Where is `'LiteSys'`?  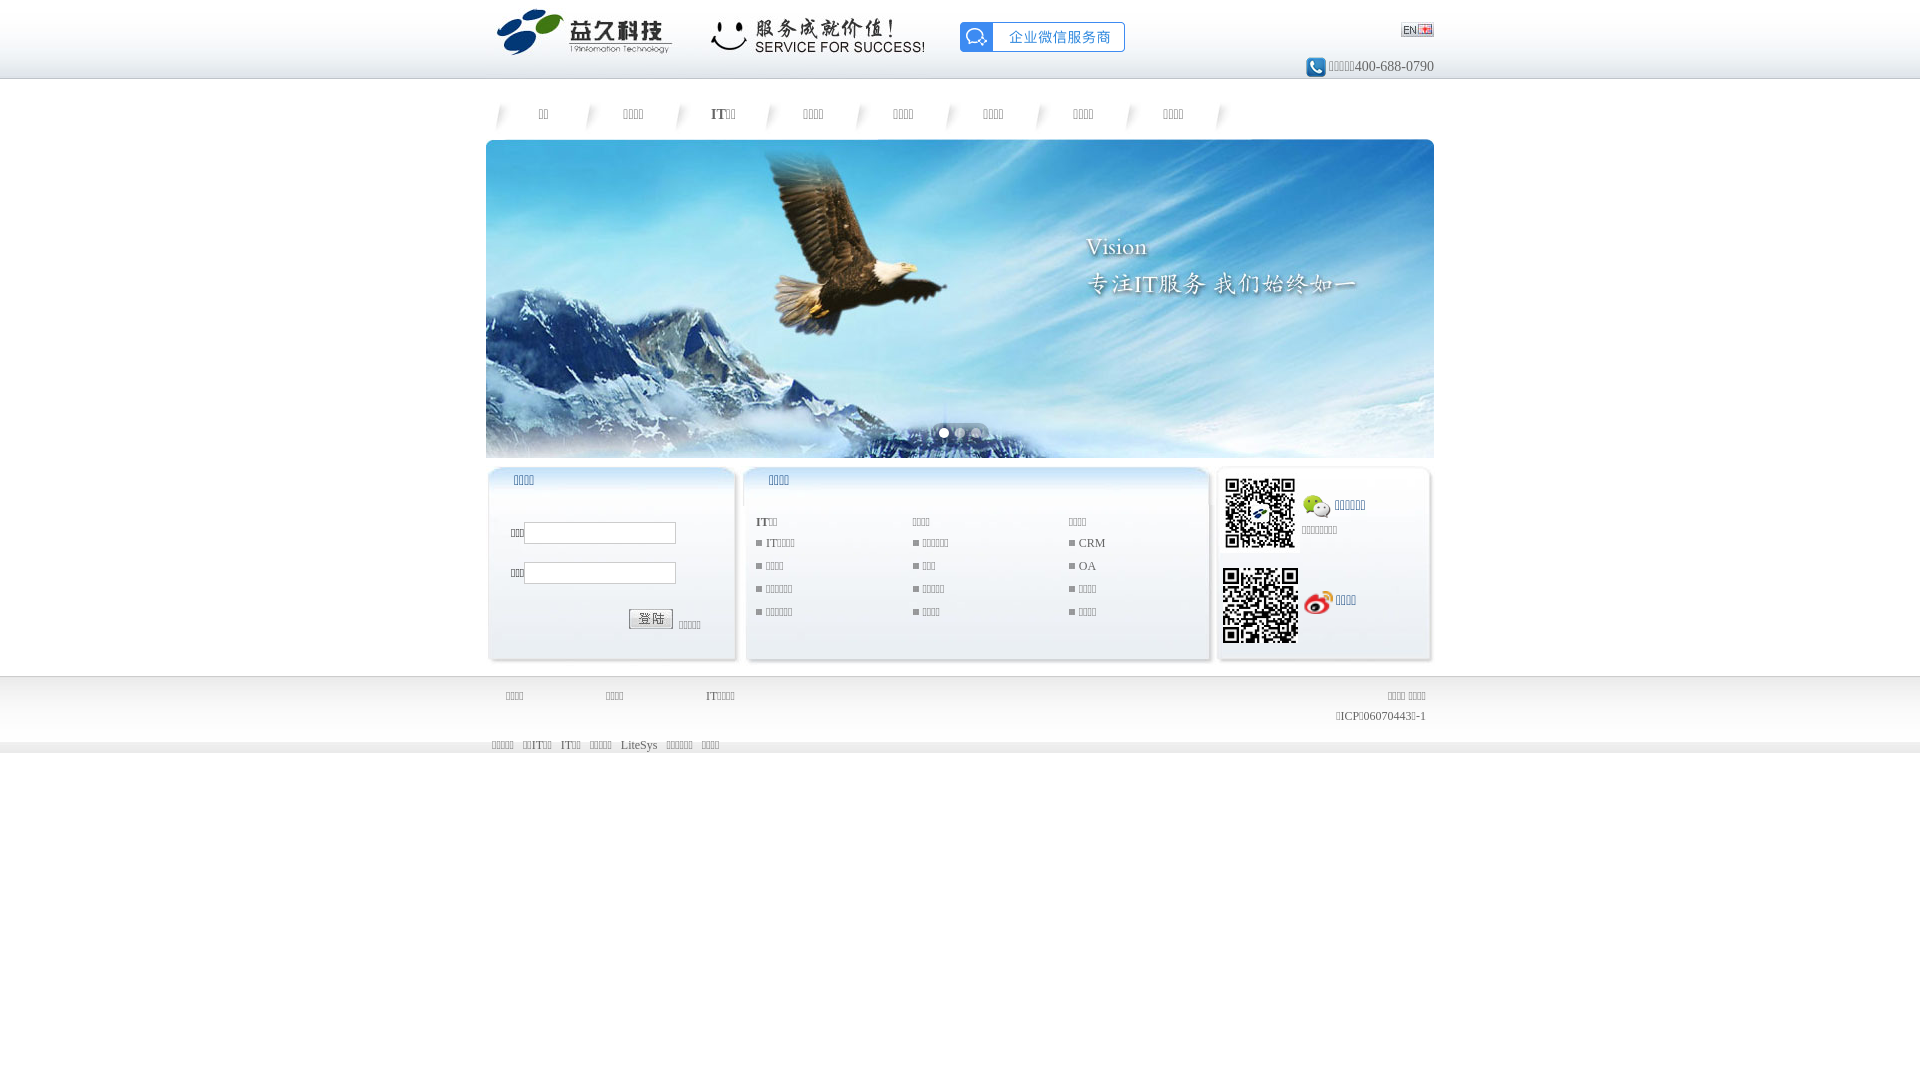
'LiteSys' is located at coordinates (638, 744).